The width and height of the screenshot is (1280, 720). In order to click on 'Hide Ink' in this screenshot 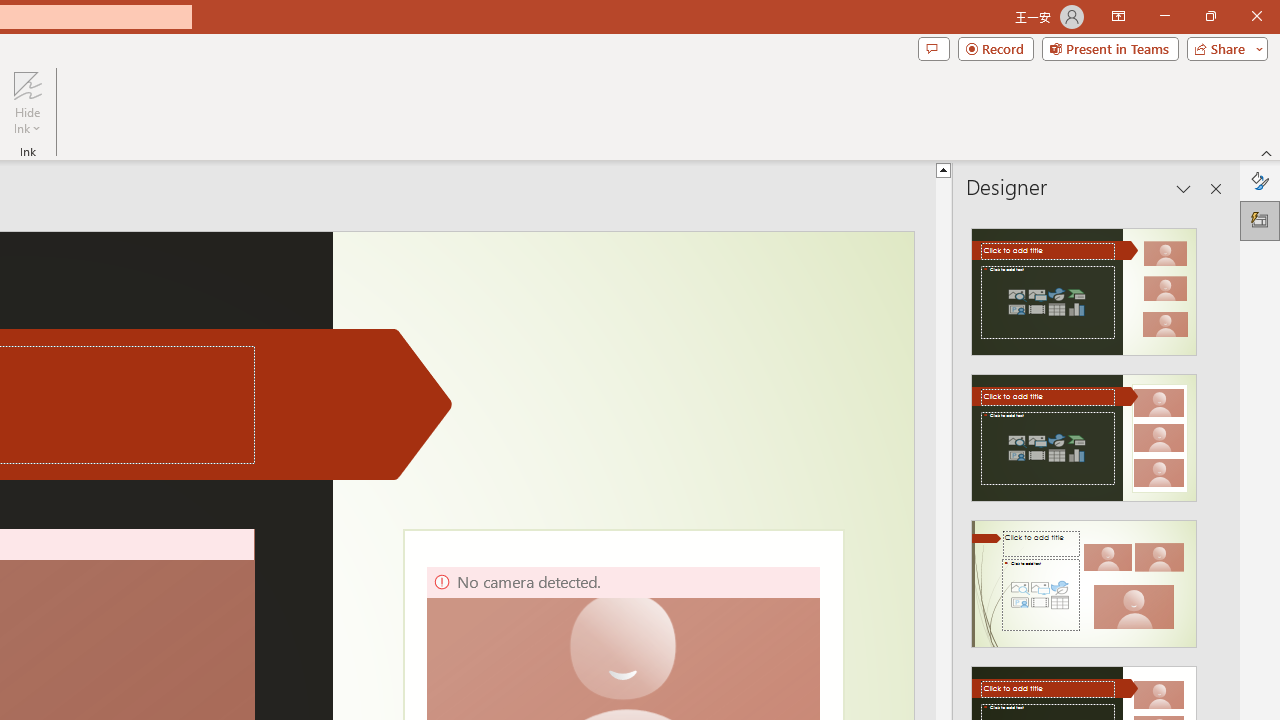, I will do `click(27, 84)`.